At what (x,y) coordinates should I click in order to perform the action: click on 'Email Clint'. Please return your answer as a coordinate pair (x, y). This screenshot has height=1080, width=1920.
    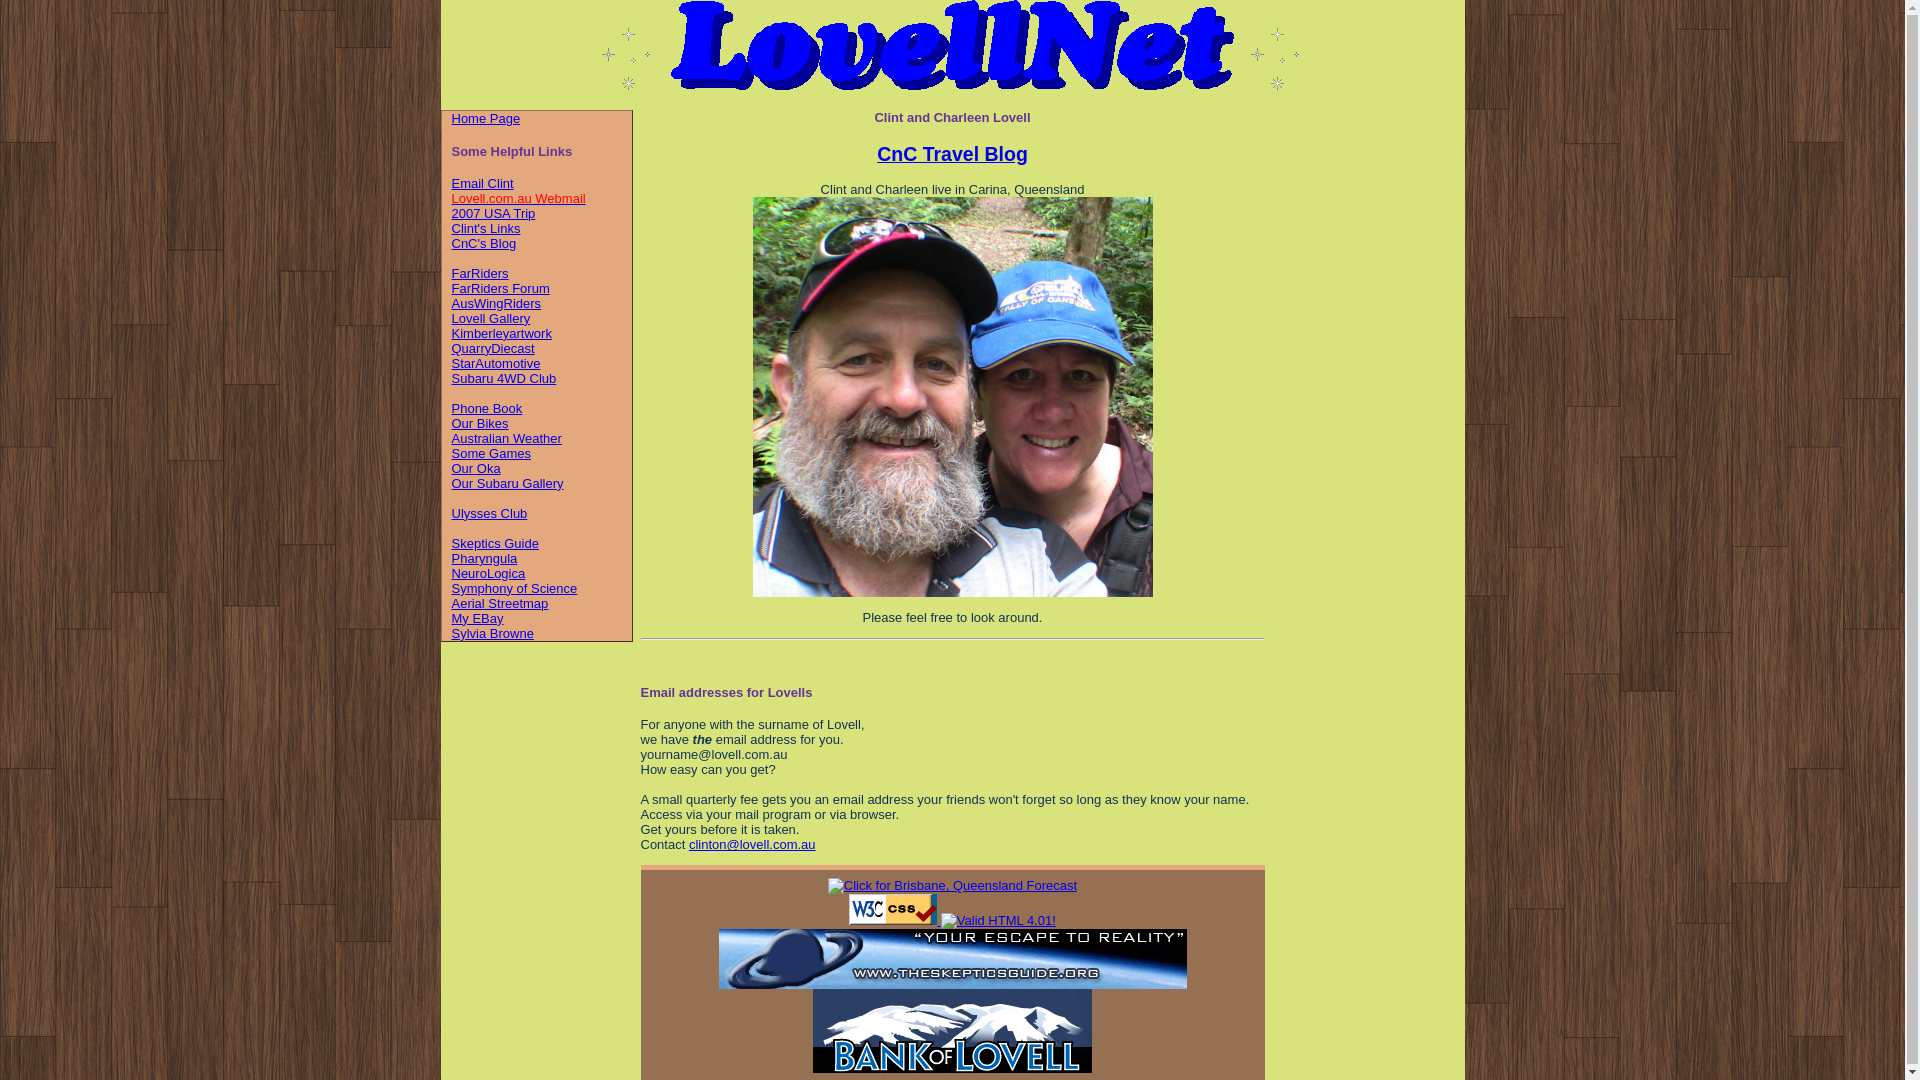
    Looking at the image, I should click on (483, 183).